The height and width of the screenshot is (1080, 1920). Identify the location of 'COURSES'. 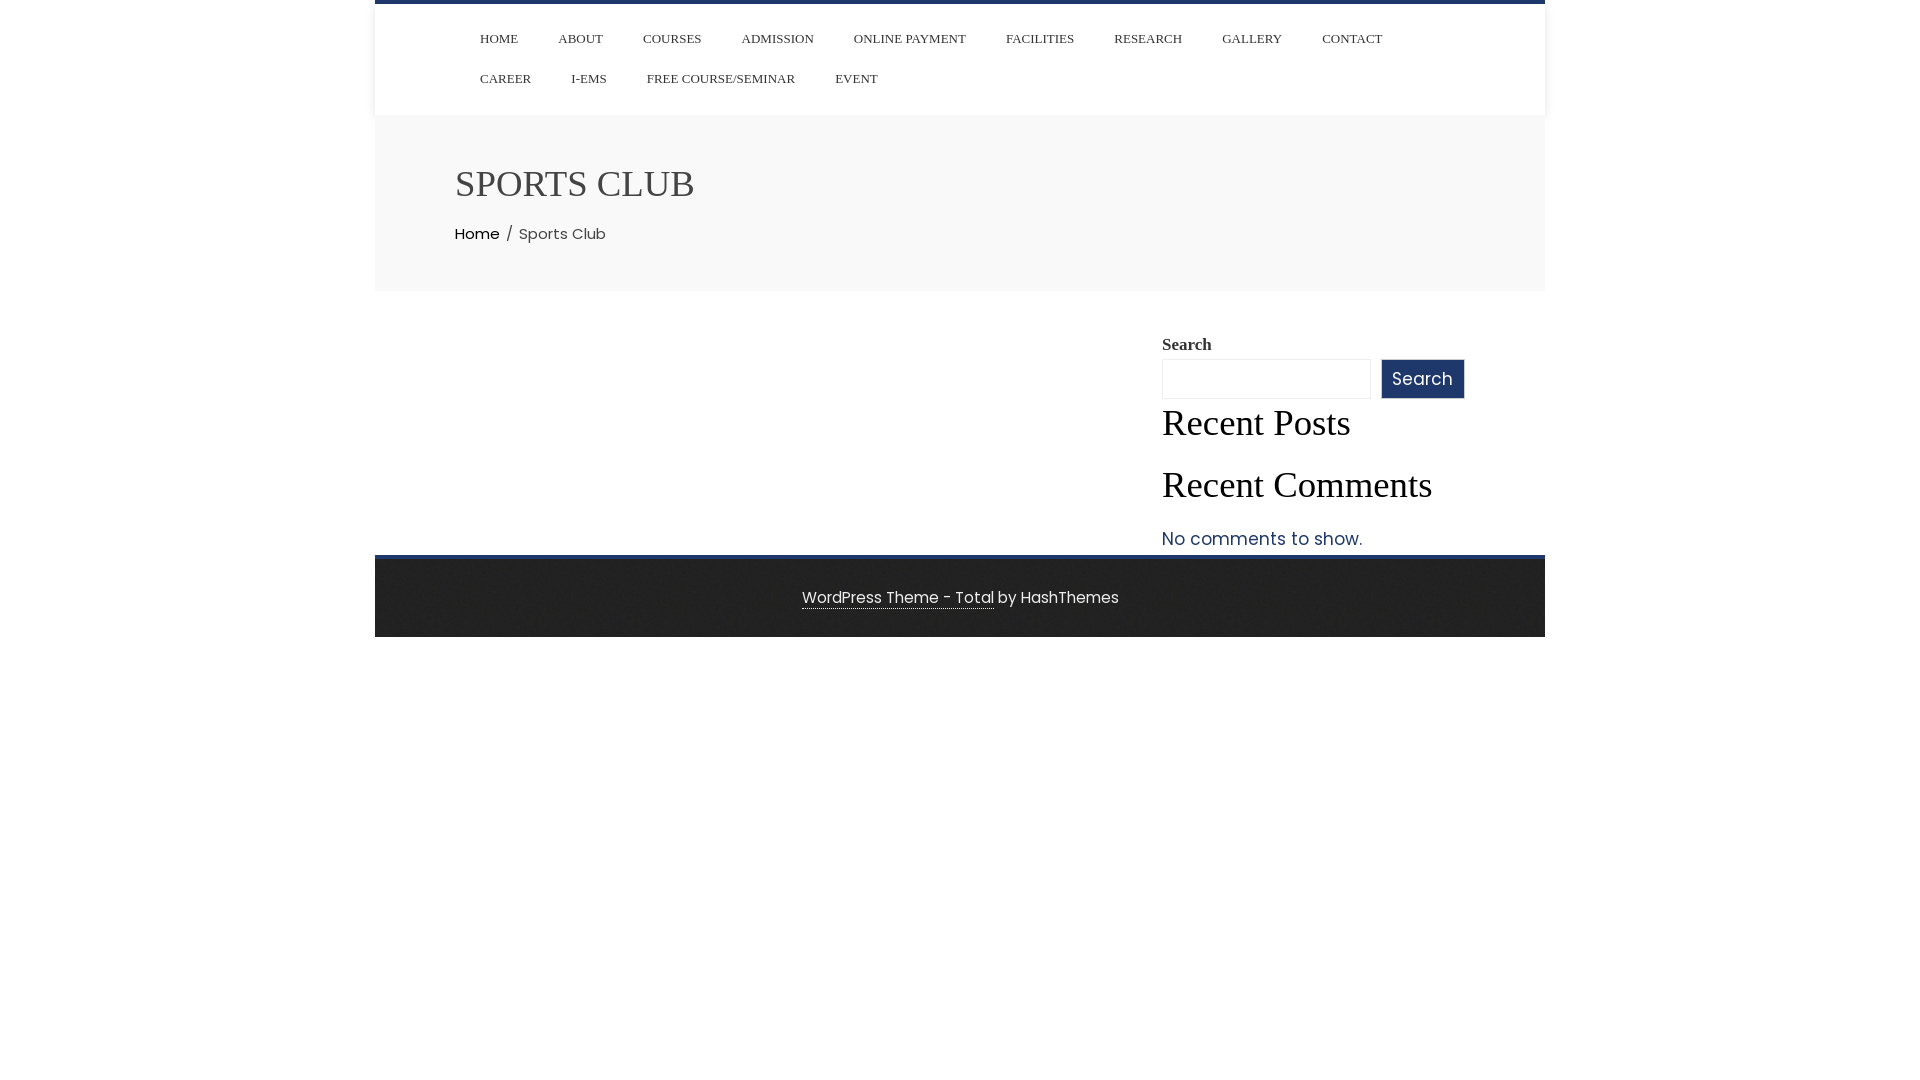
(672, 38).